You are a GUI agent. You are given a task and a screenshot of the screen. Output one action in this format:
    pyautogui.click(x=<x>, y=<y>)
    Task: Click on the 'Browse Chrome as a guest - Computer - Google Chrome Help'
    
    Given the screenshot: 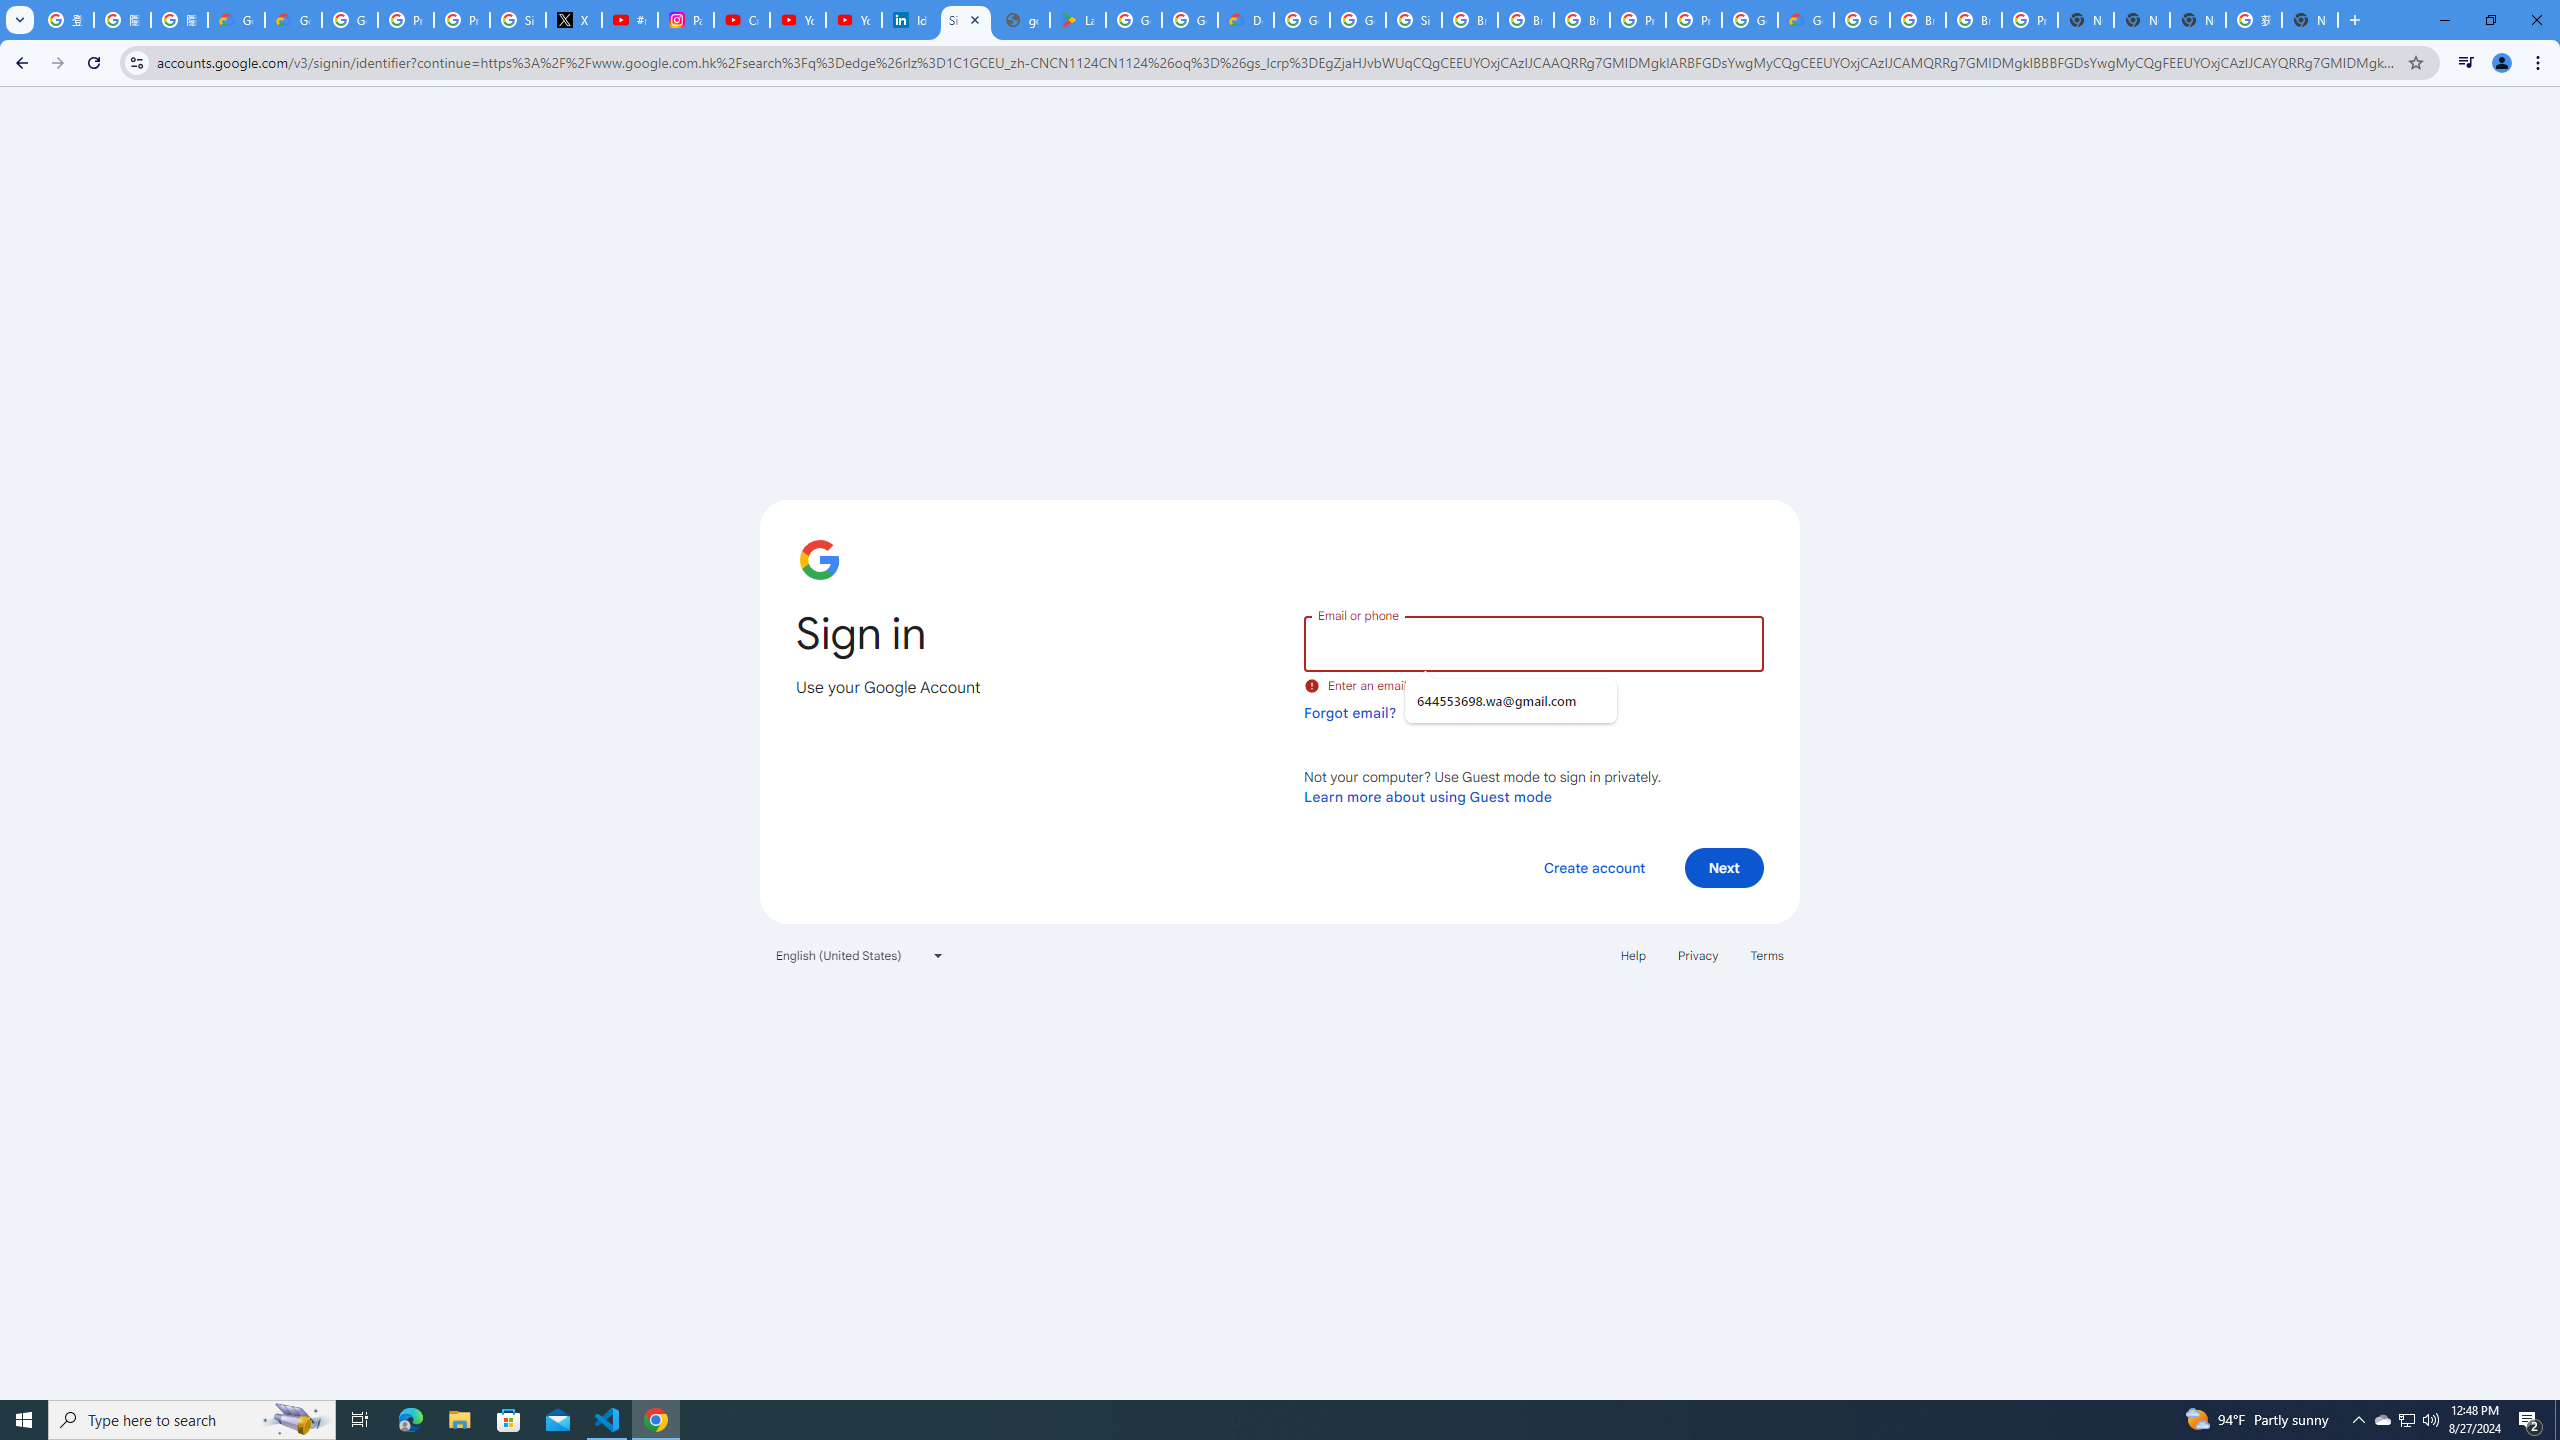 What is the action you would take?
    pyautogui.click(x=1917, y=19)
    